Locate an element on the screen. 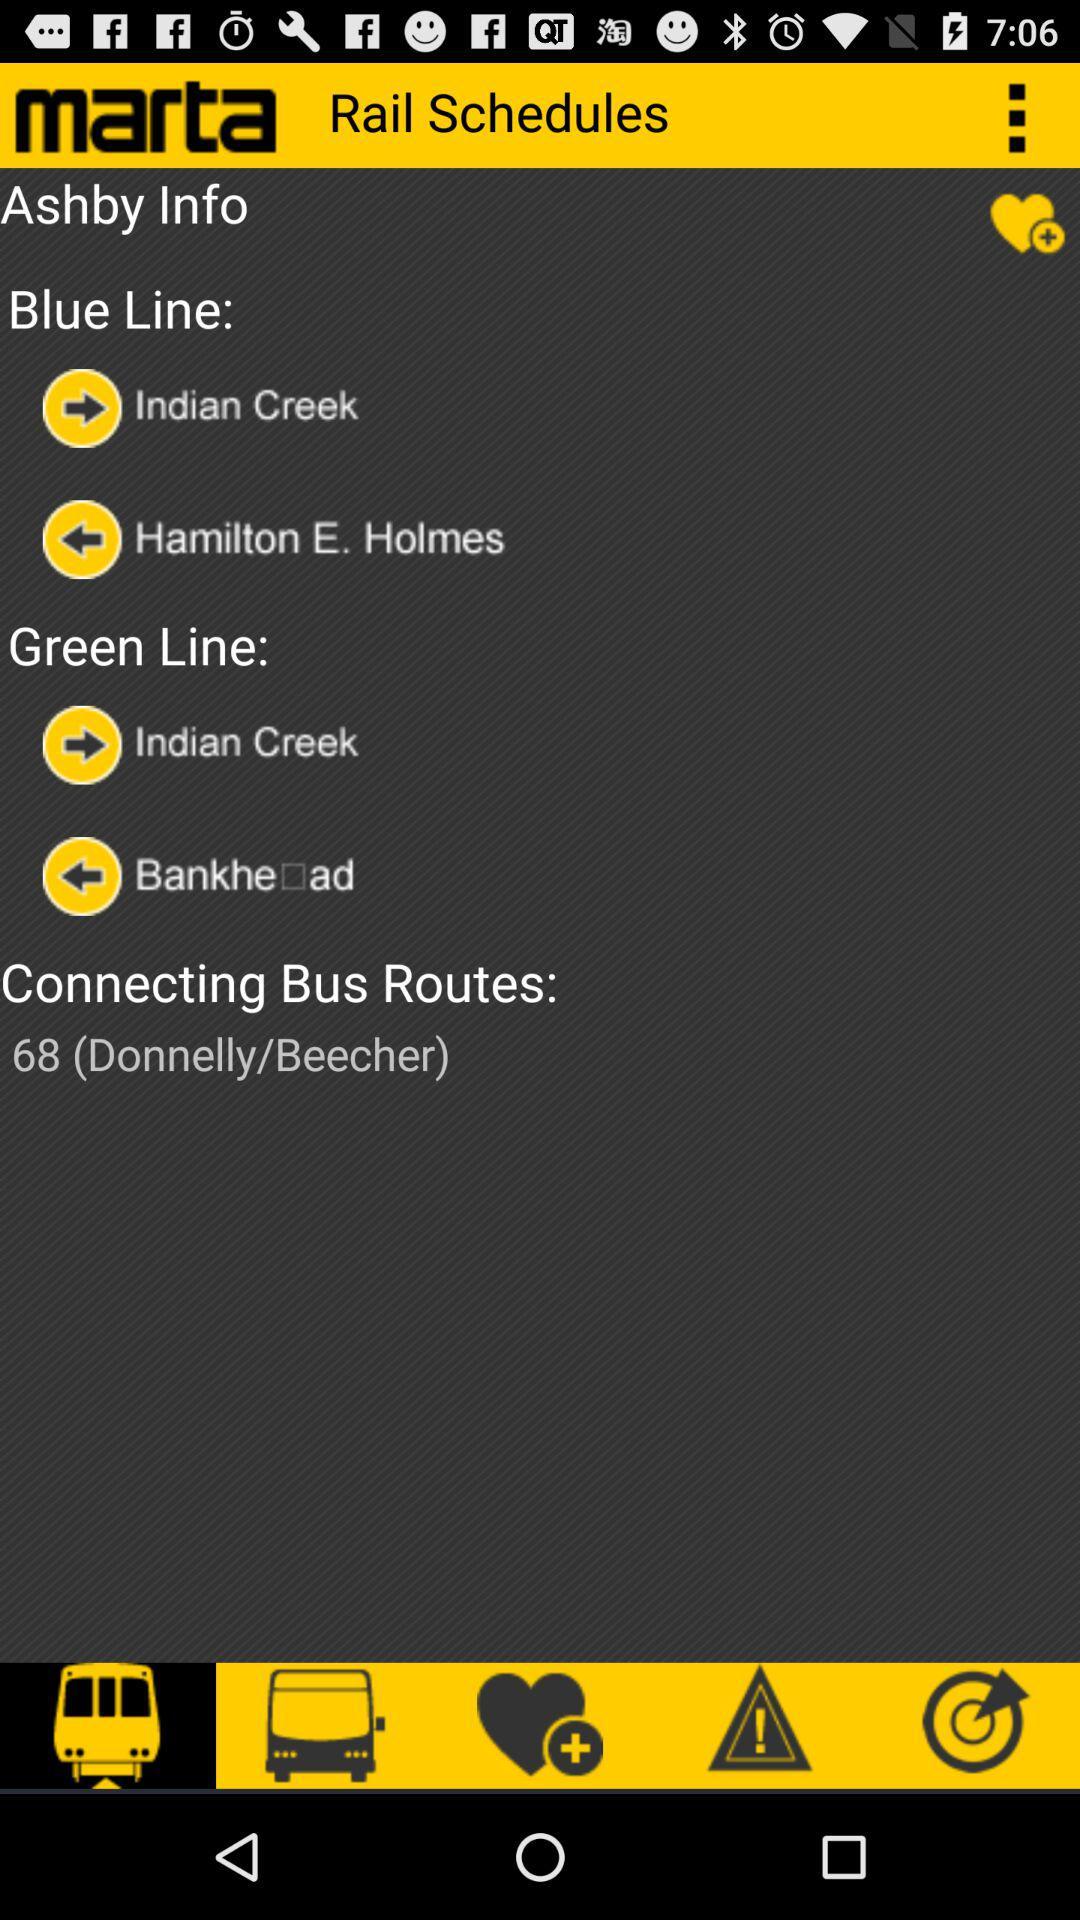 The width and height of the screenshot is (1080, 1920). bankhead route is located at coordinates (216, 876).